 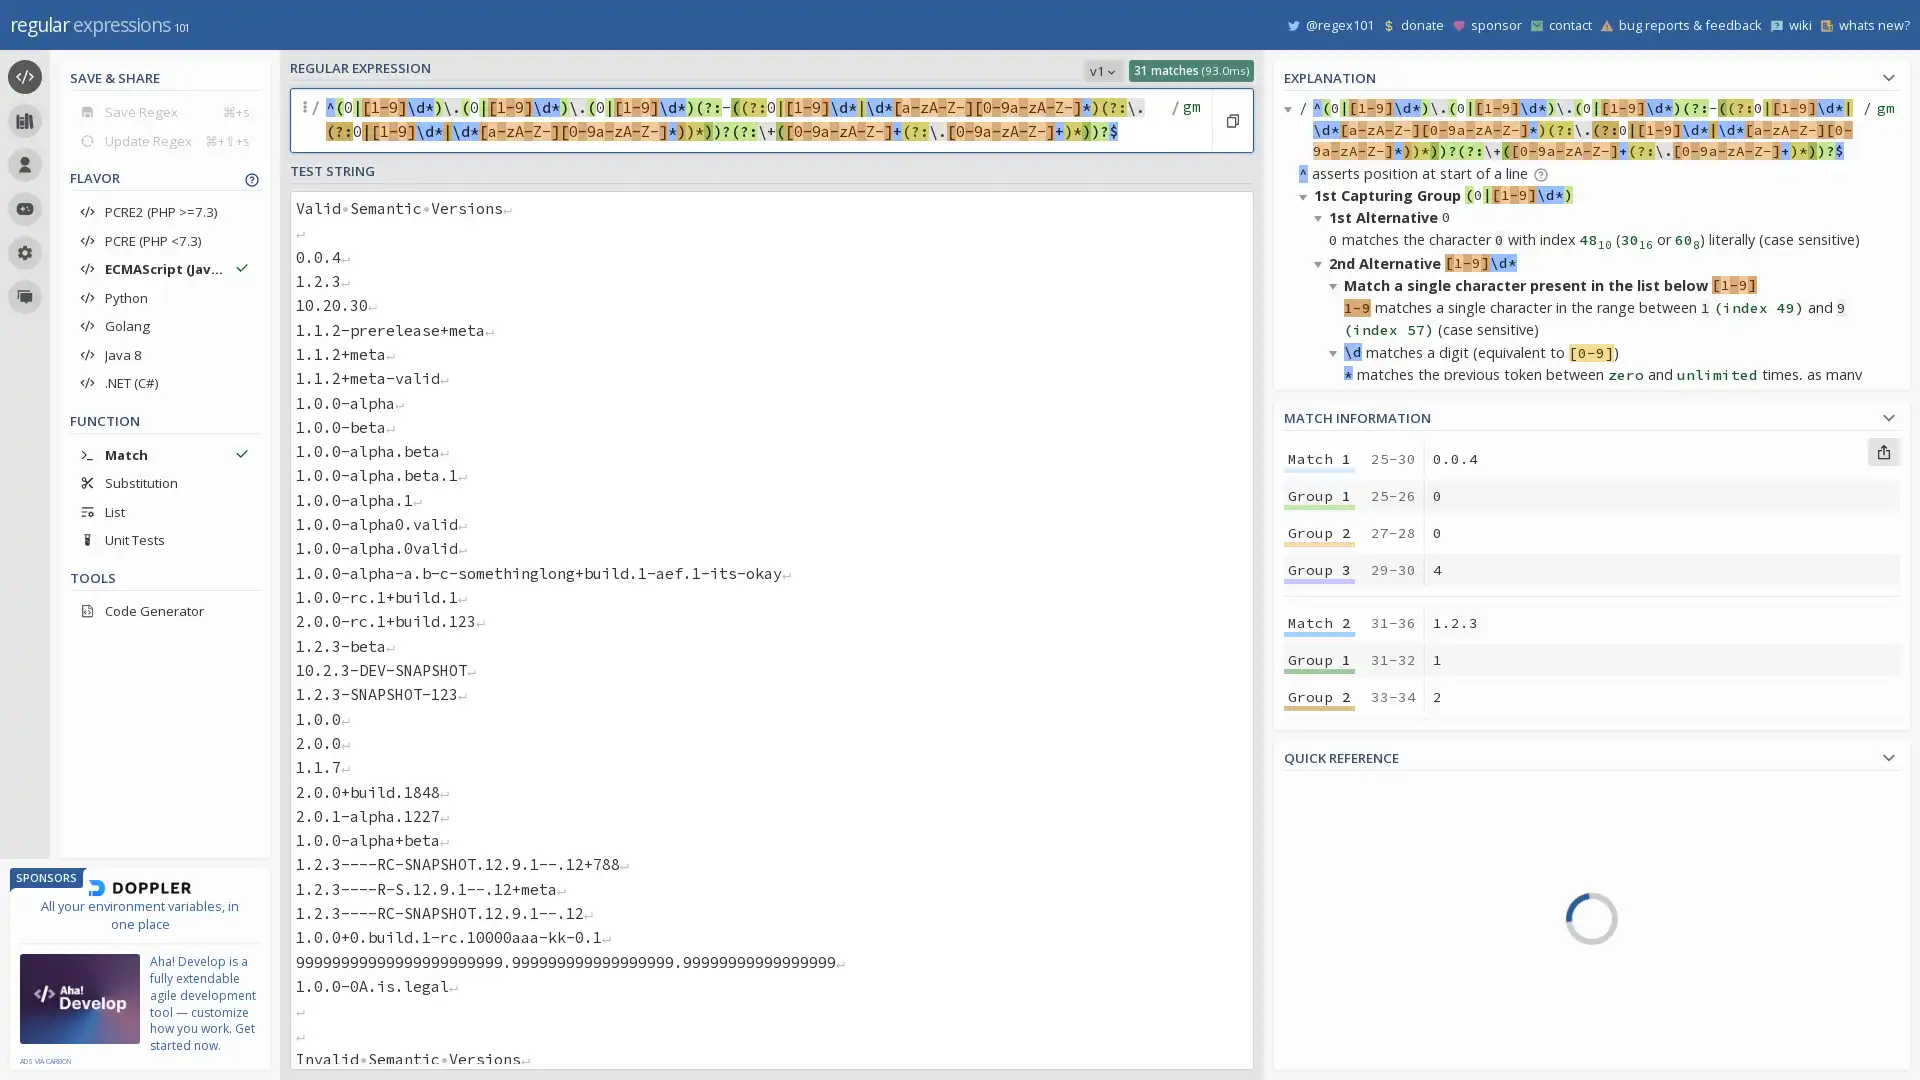 I want to click on A character in the range: a-z or A-Z [a-zA-Z], so click(x=1691, y=906).